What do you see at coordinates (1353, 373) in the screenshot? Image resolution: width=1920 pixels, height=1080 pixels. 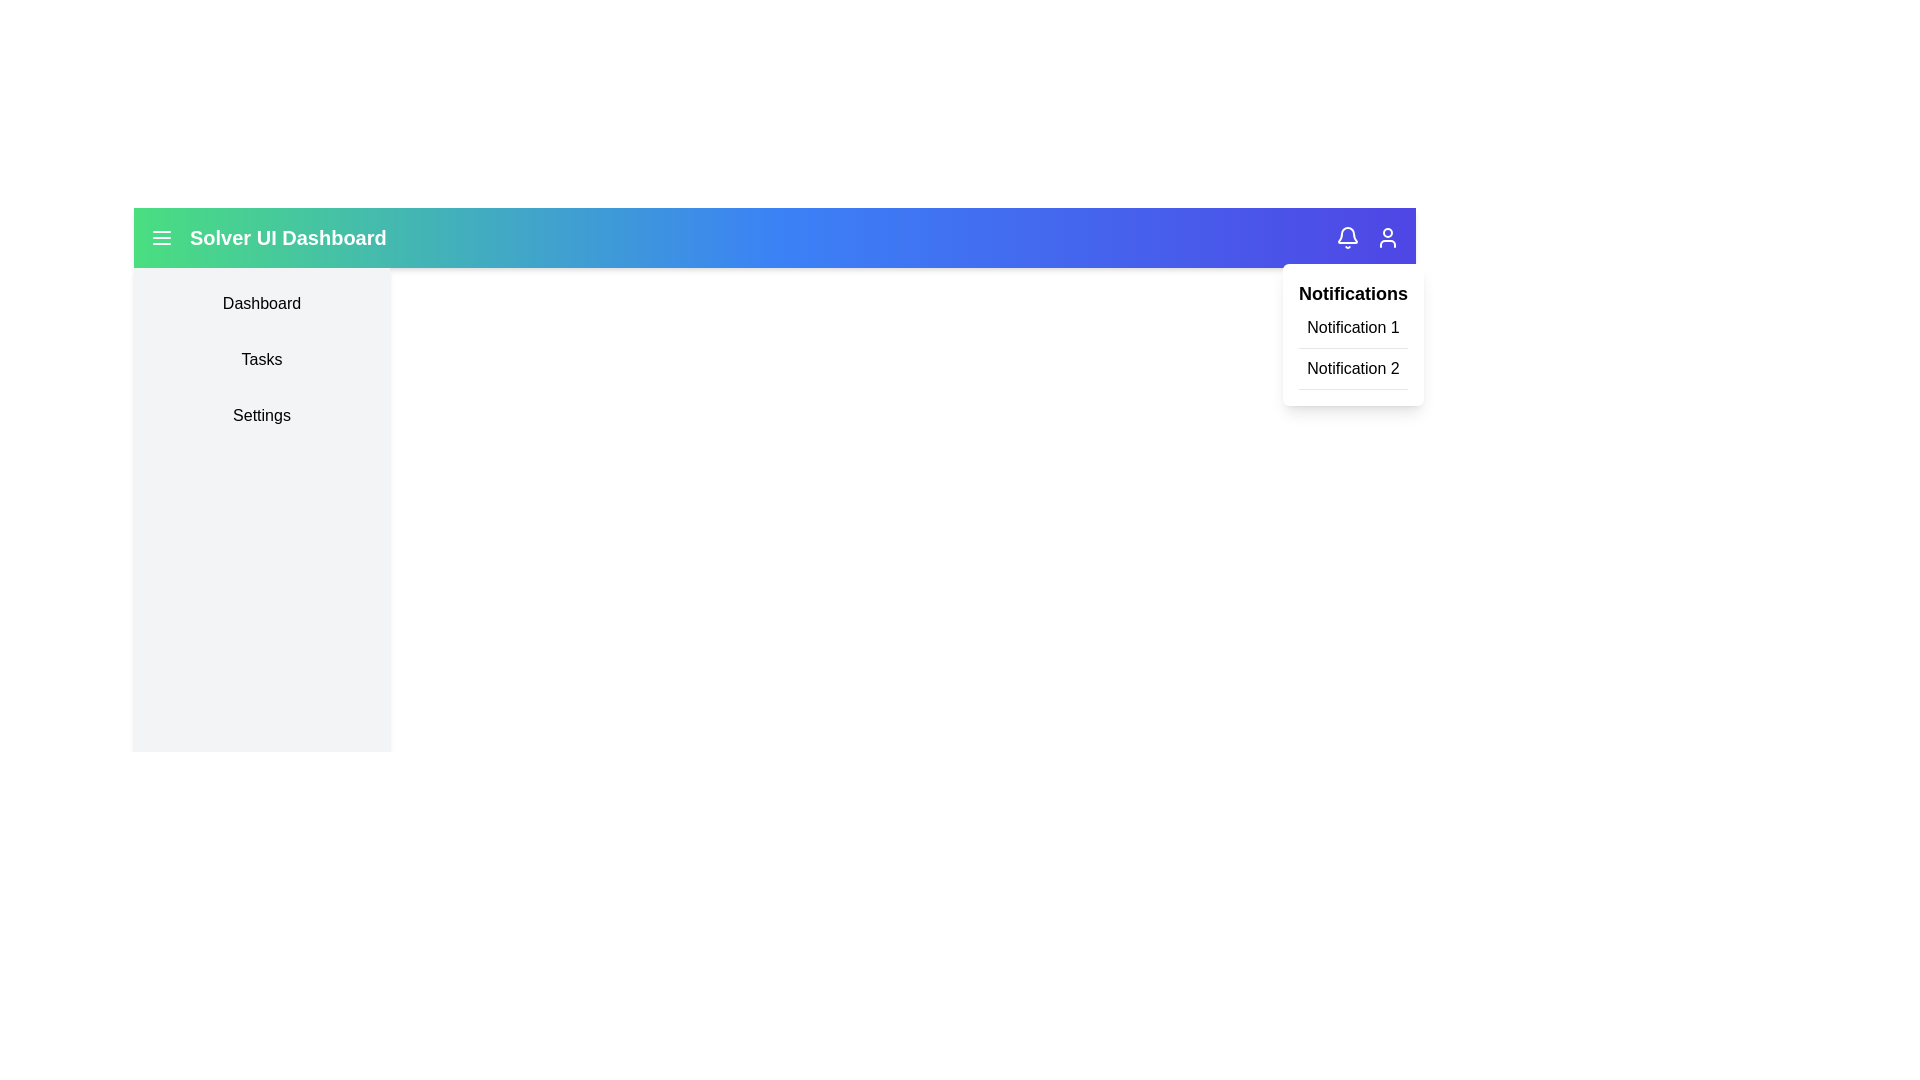 I see `the 'Notification 2' text element located in the dropdown panel beneath the 'Notifications' title, positioned as the second item in the list` at bounding box center [1353, 373].